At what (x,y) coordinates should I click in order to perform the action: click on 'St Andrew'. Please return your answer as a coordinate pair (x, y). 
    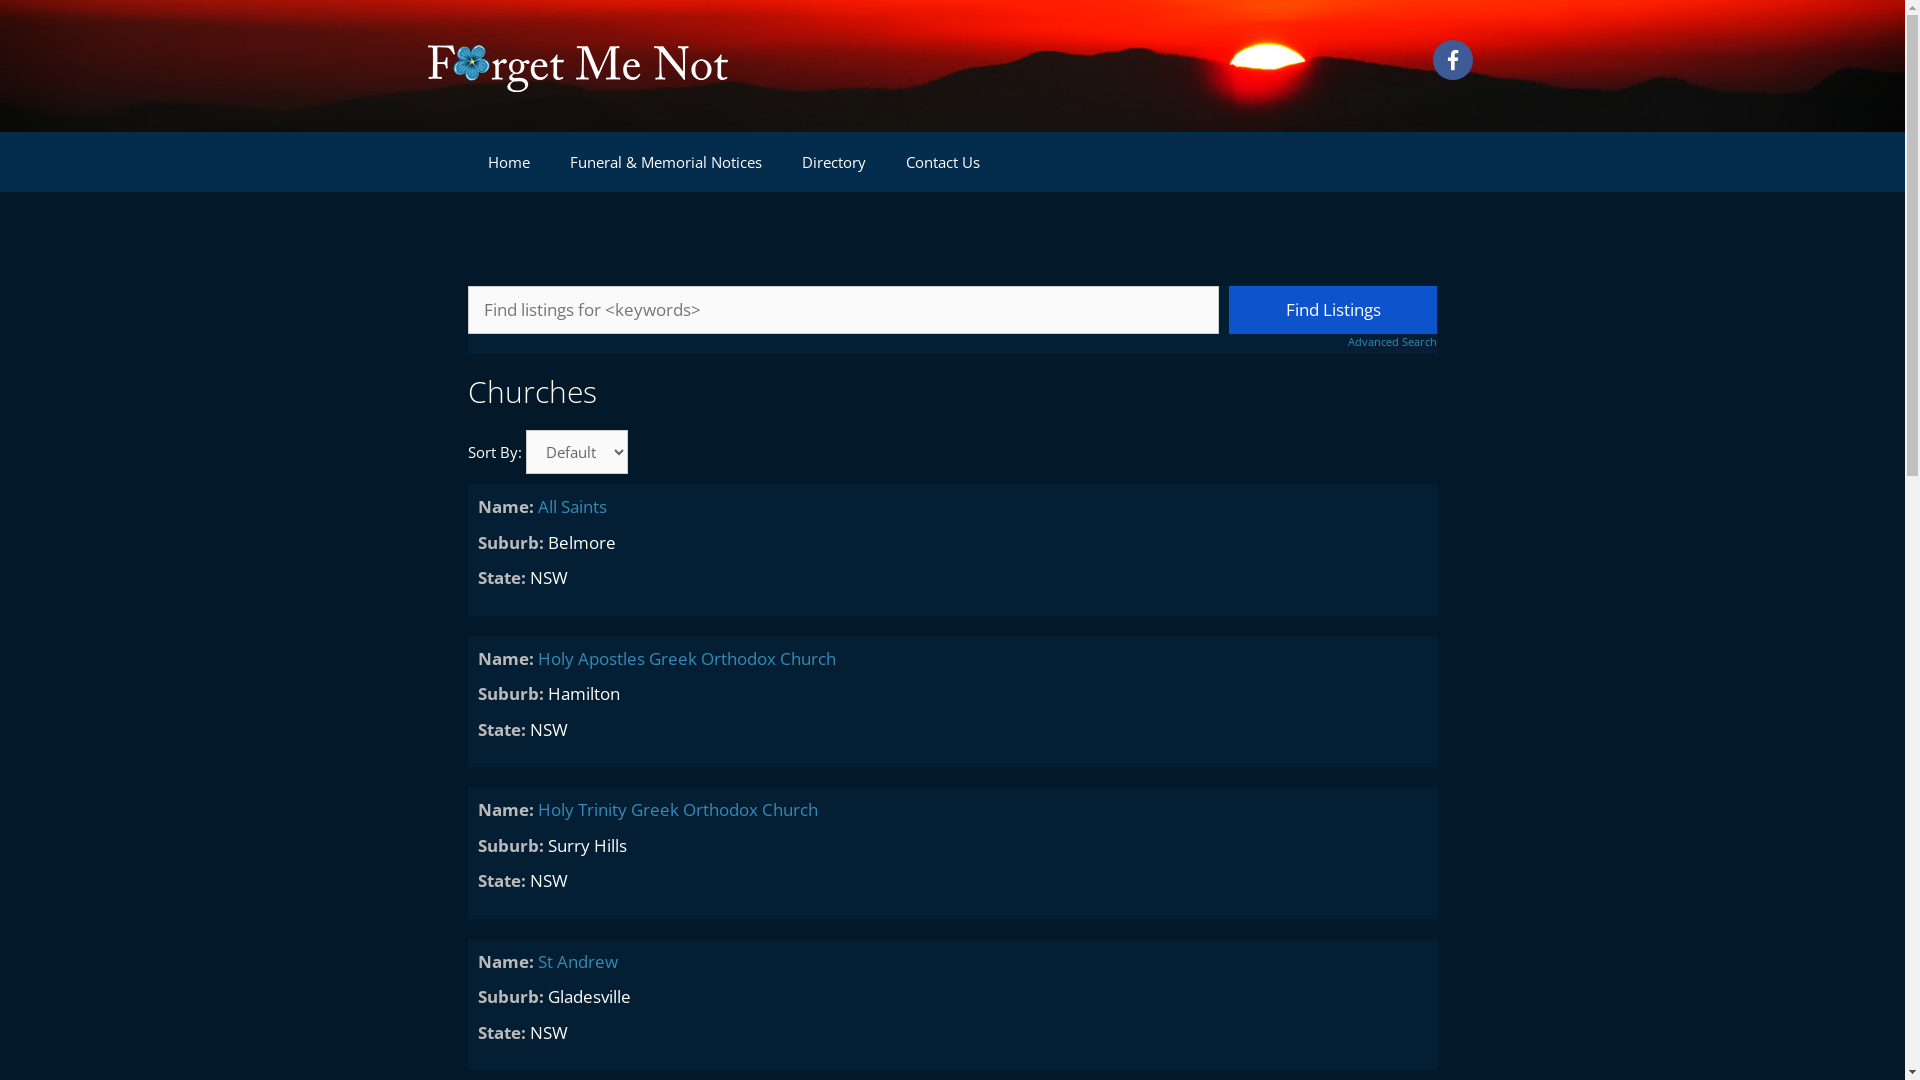
    Looking at the image, I should click on (576, 960).